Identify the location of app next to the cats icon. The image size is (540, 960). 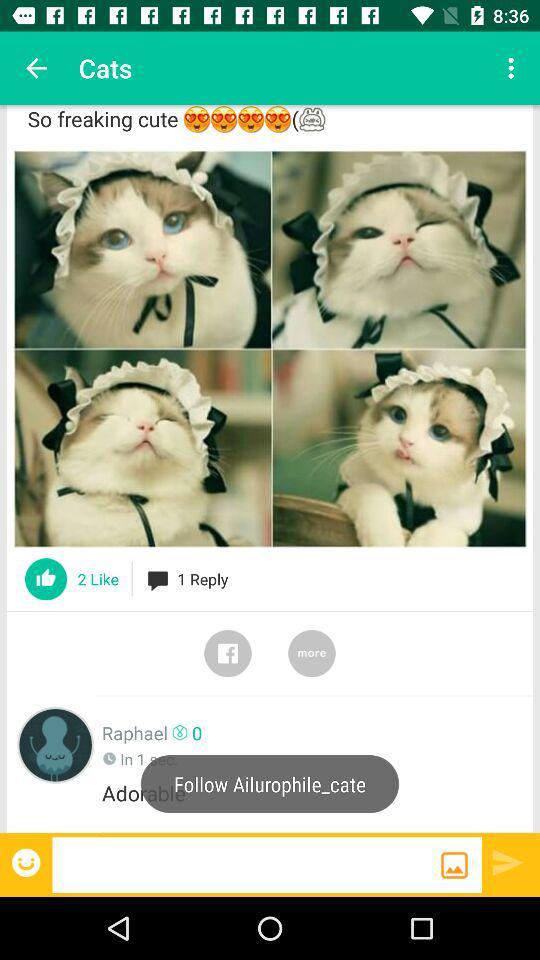
(513, 68).